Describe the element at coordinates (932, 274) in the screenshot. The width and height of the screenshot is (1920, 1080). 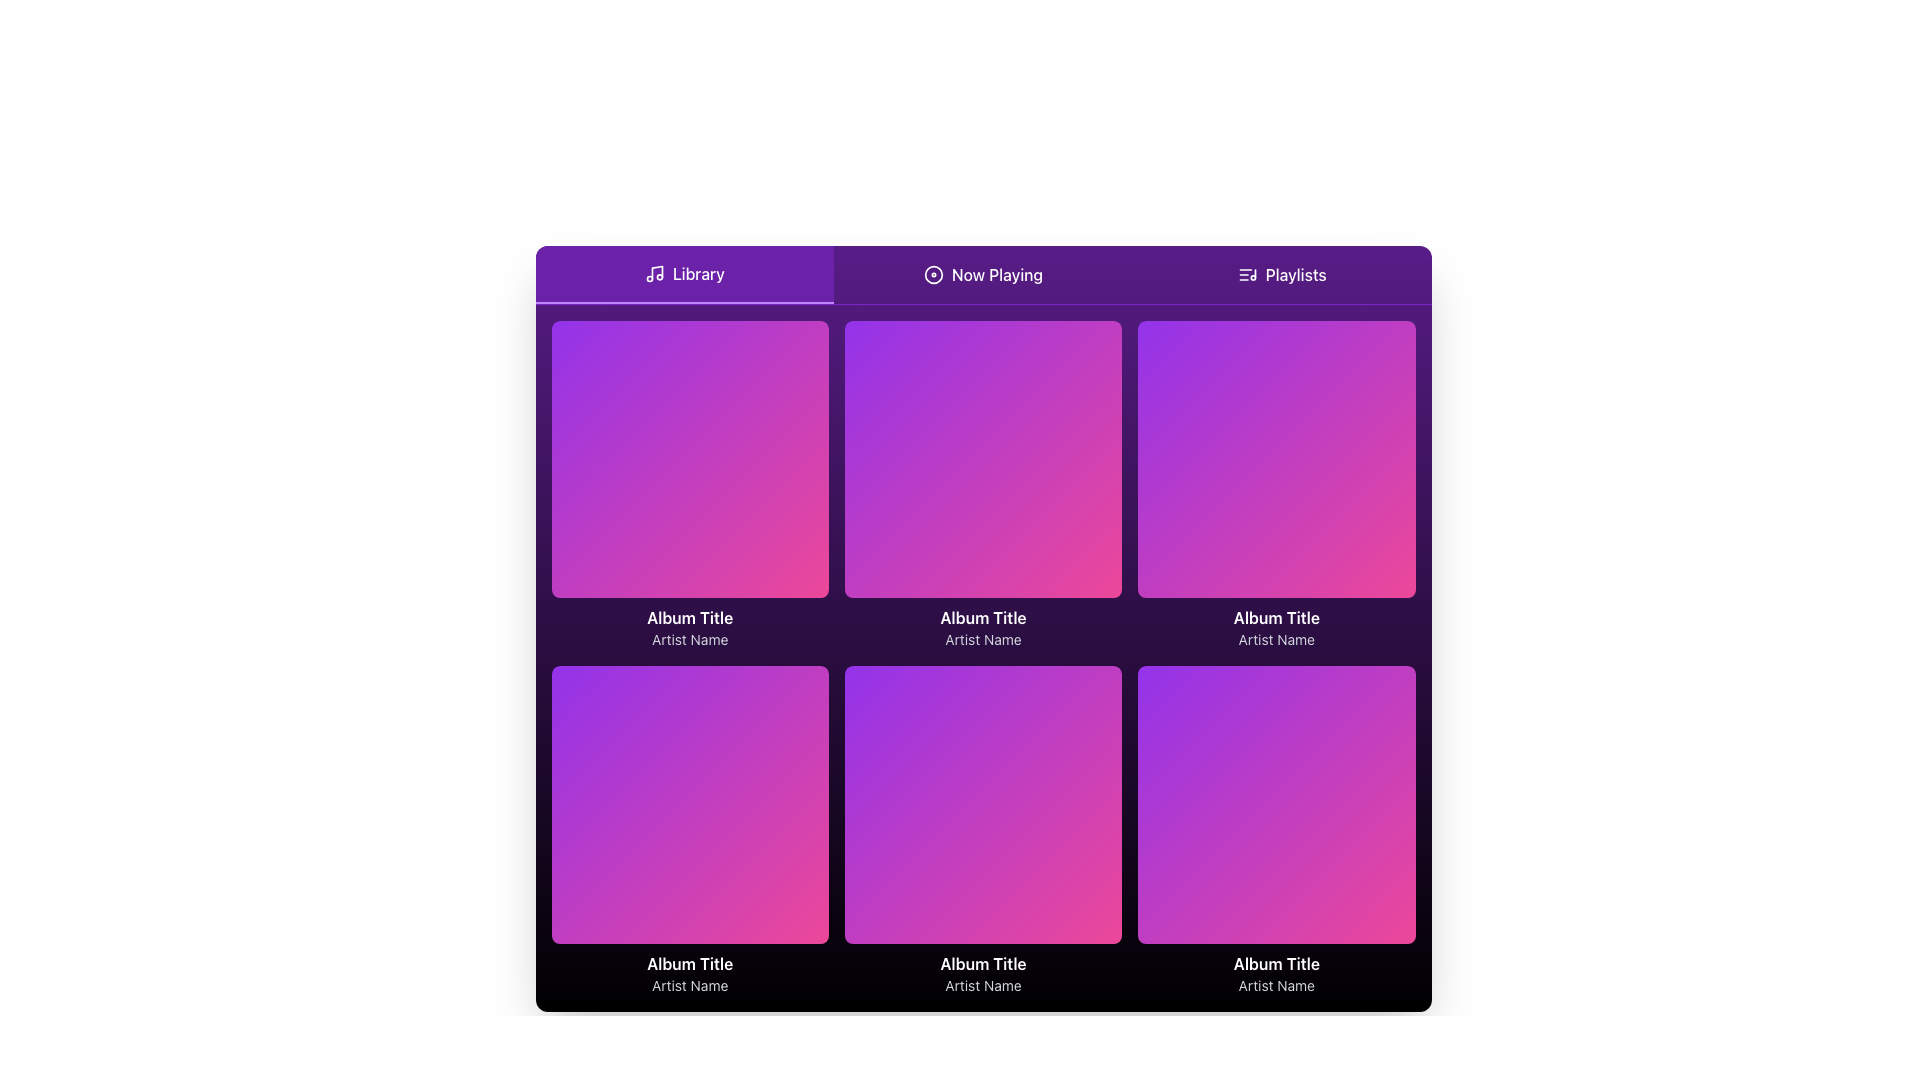
I see `the circular icon located to the left of the 'Now Playing' text in the top navigation bar, which features a minimalist design with an outer and inner circle` at that location.